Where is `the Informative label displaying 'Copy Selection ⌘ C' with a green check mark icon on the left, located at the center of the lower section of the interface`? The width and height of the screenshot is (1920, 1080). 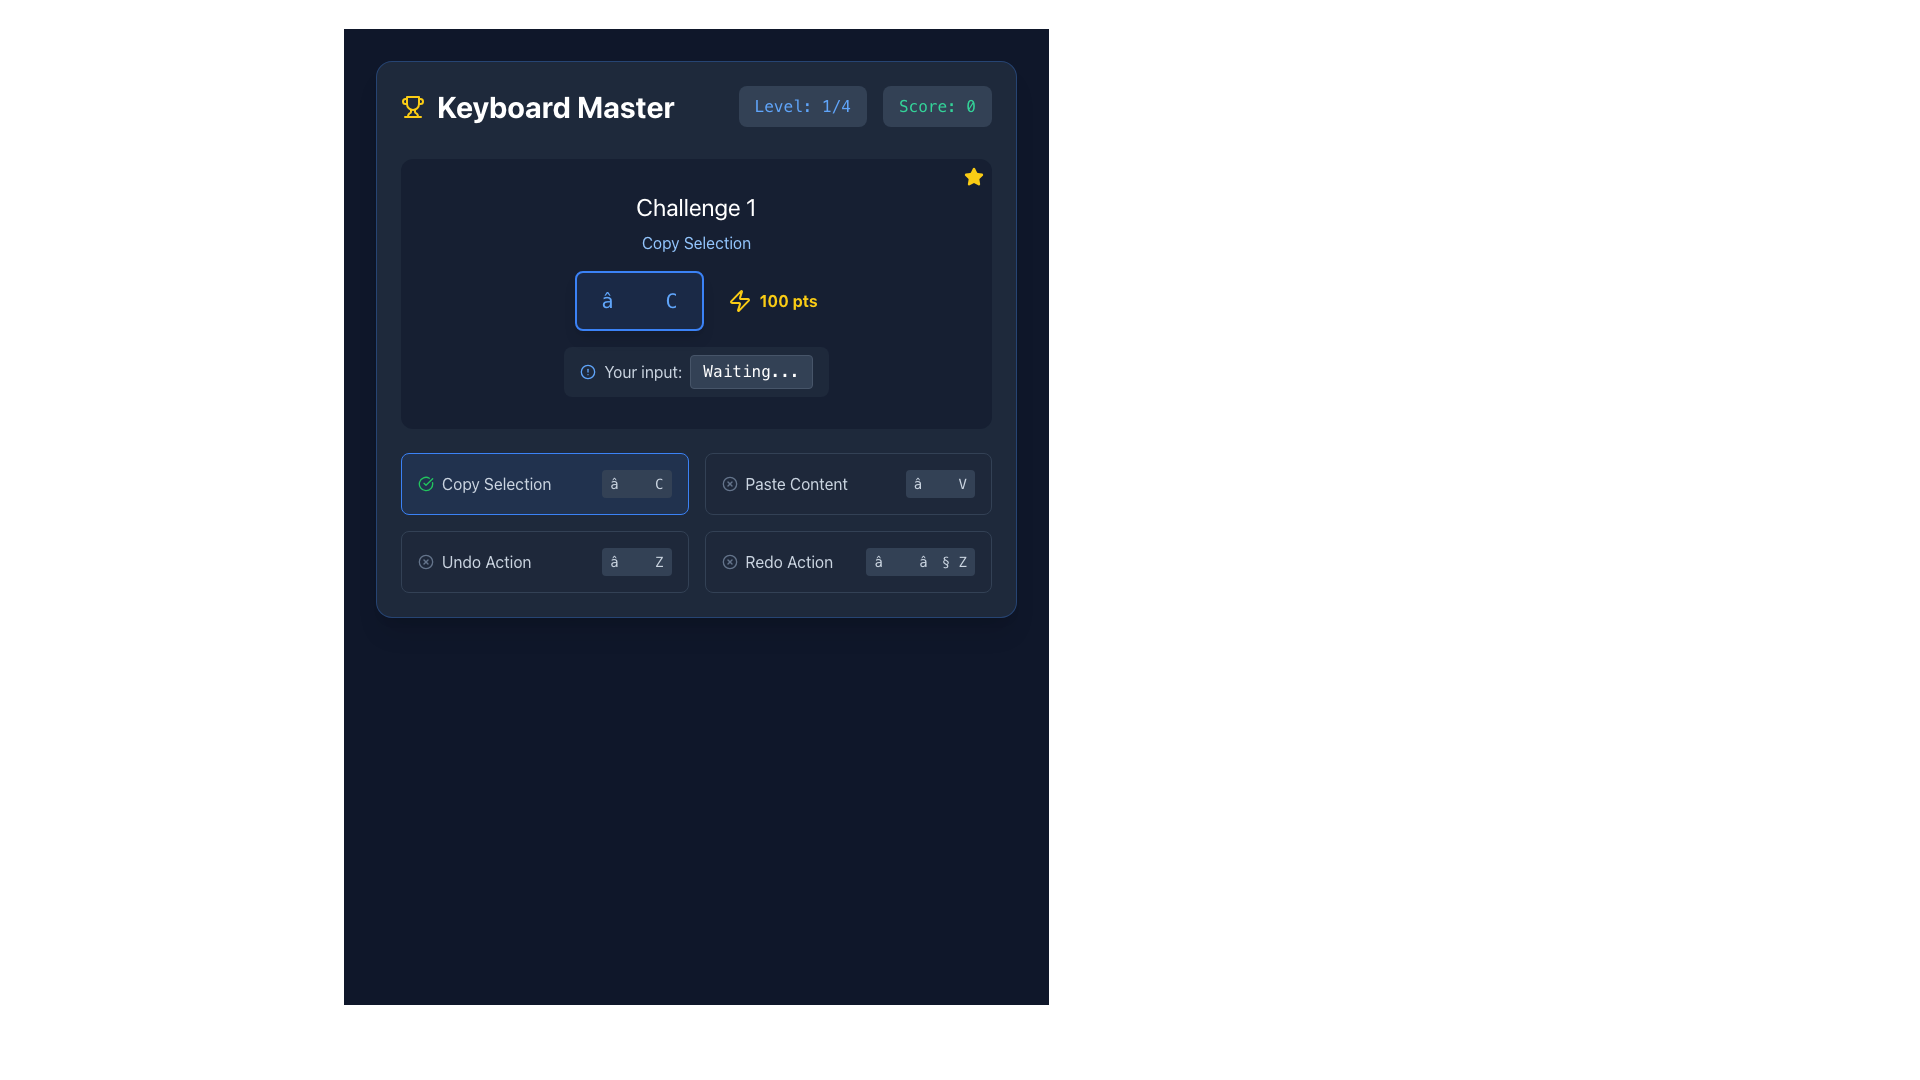
the Informative label displaying 'Copy Selection ⌘ C' with a green check mark icon on the left, located at the center of the lower section of the interface is located at coordinates (544, 483).